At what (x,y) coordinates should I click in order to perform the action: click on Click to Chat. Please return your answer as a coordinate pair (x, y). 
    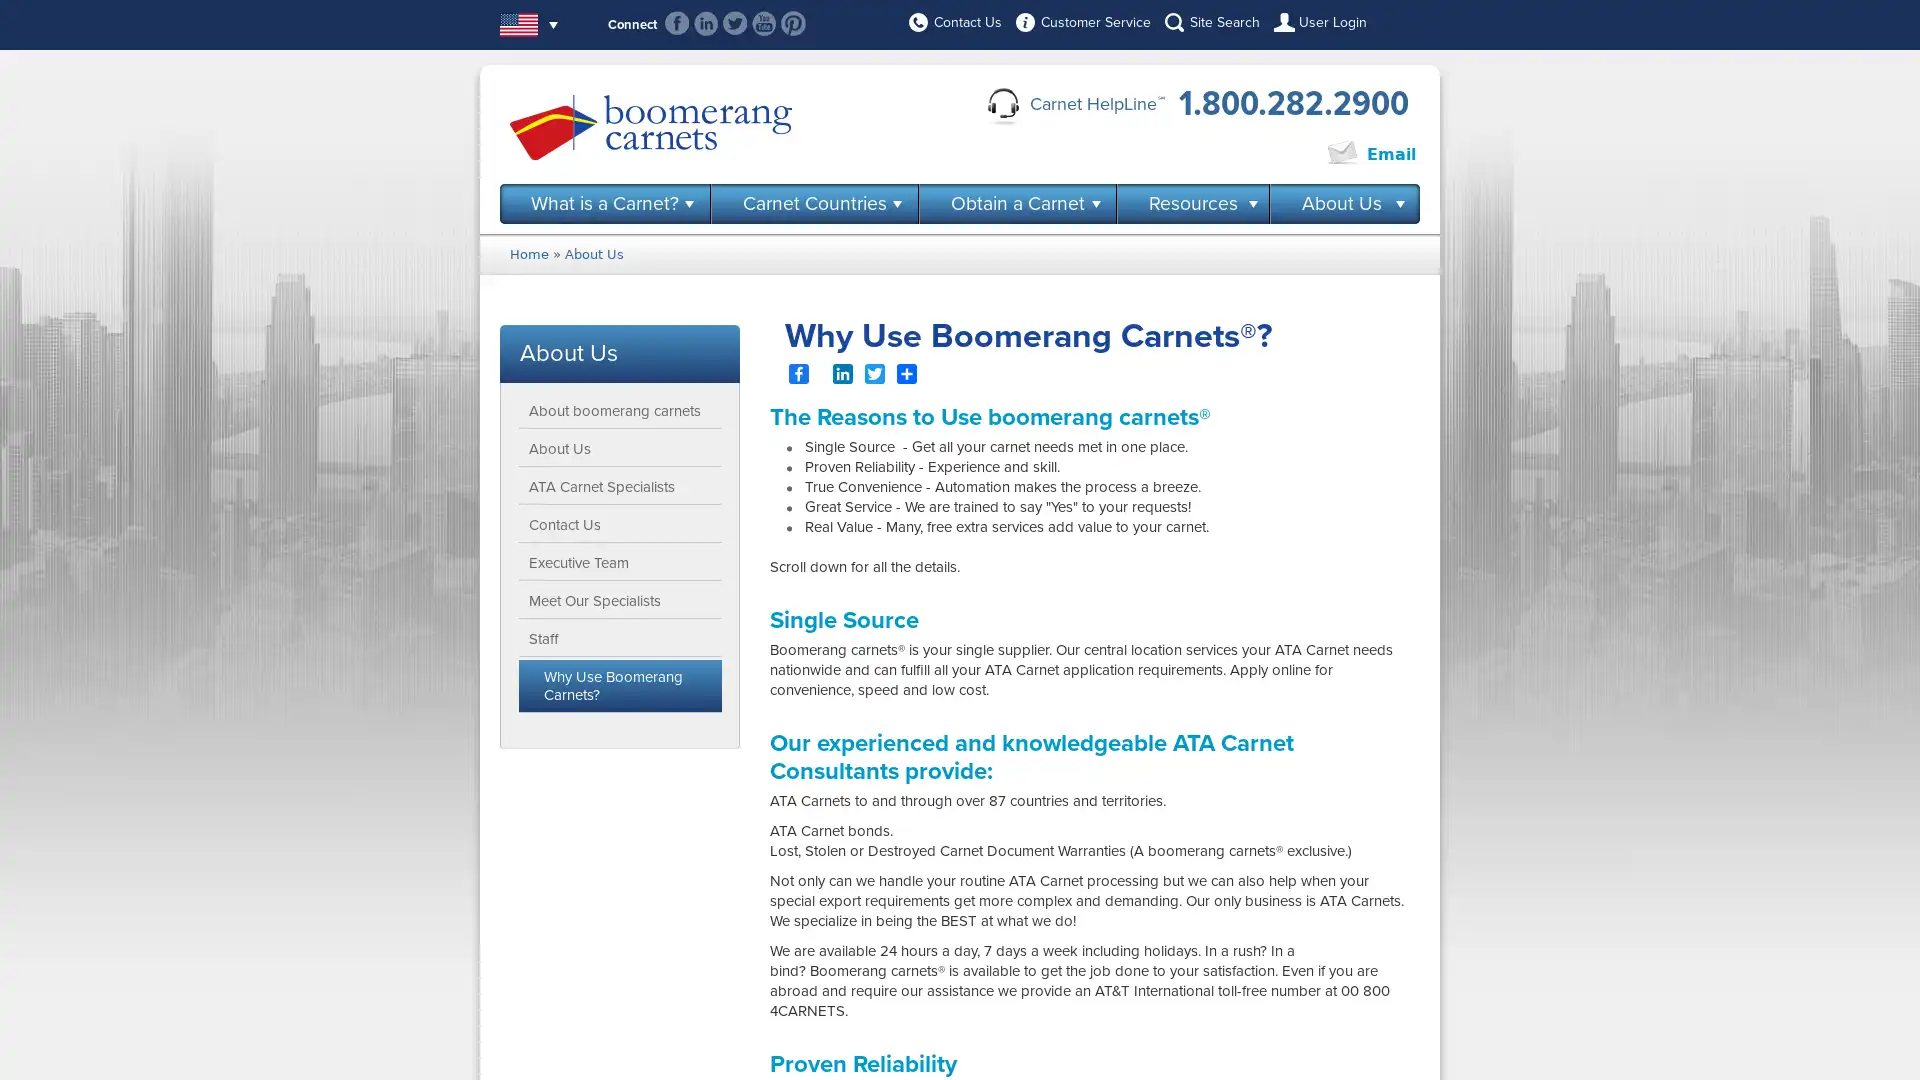
    Looking at the image, I should click on (1256, 153).